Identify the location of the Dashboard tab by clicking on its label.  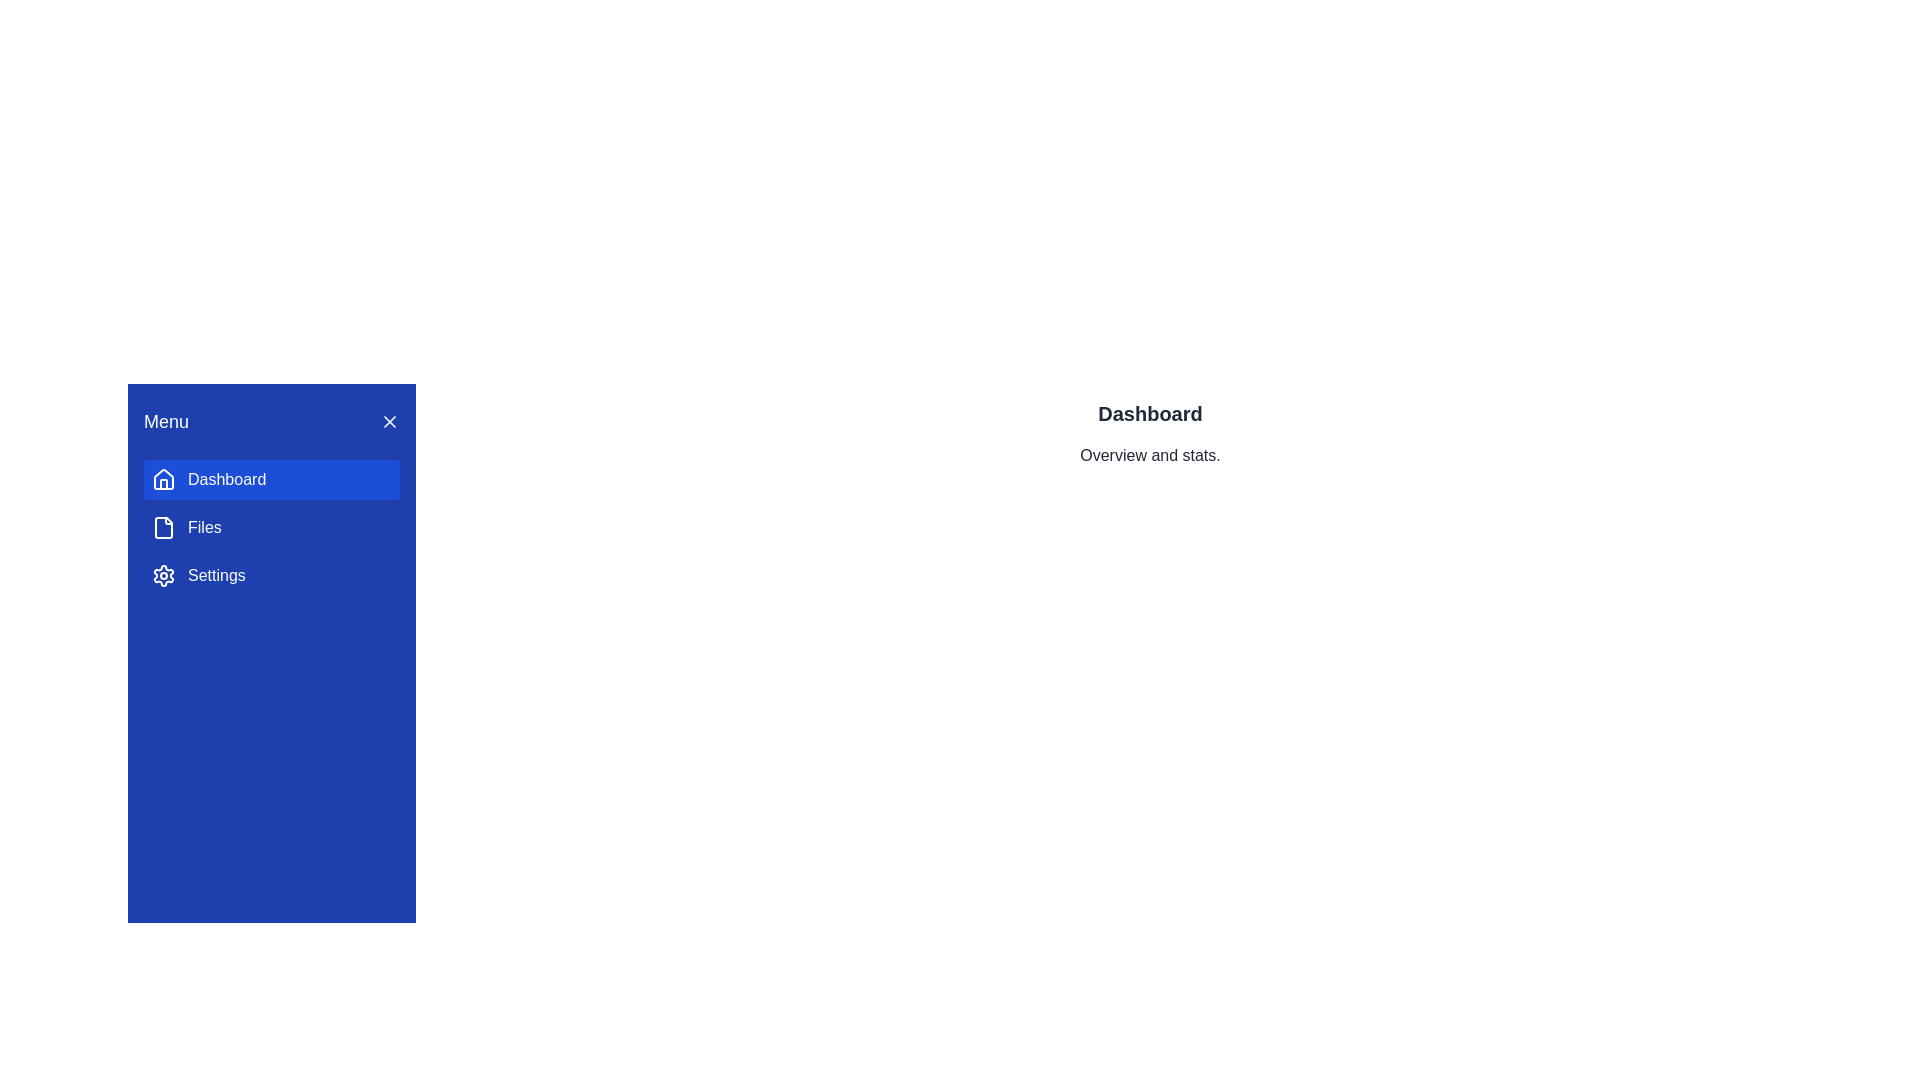
(271, 479).